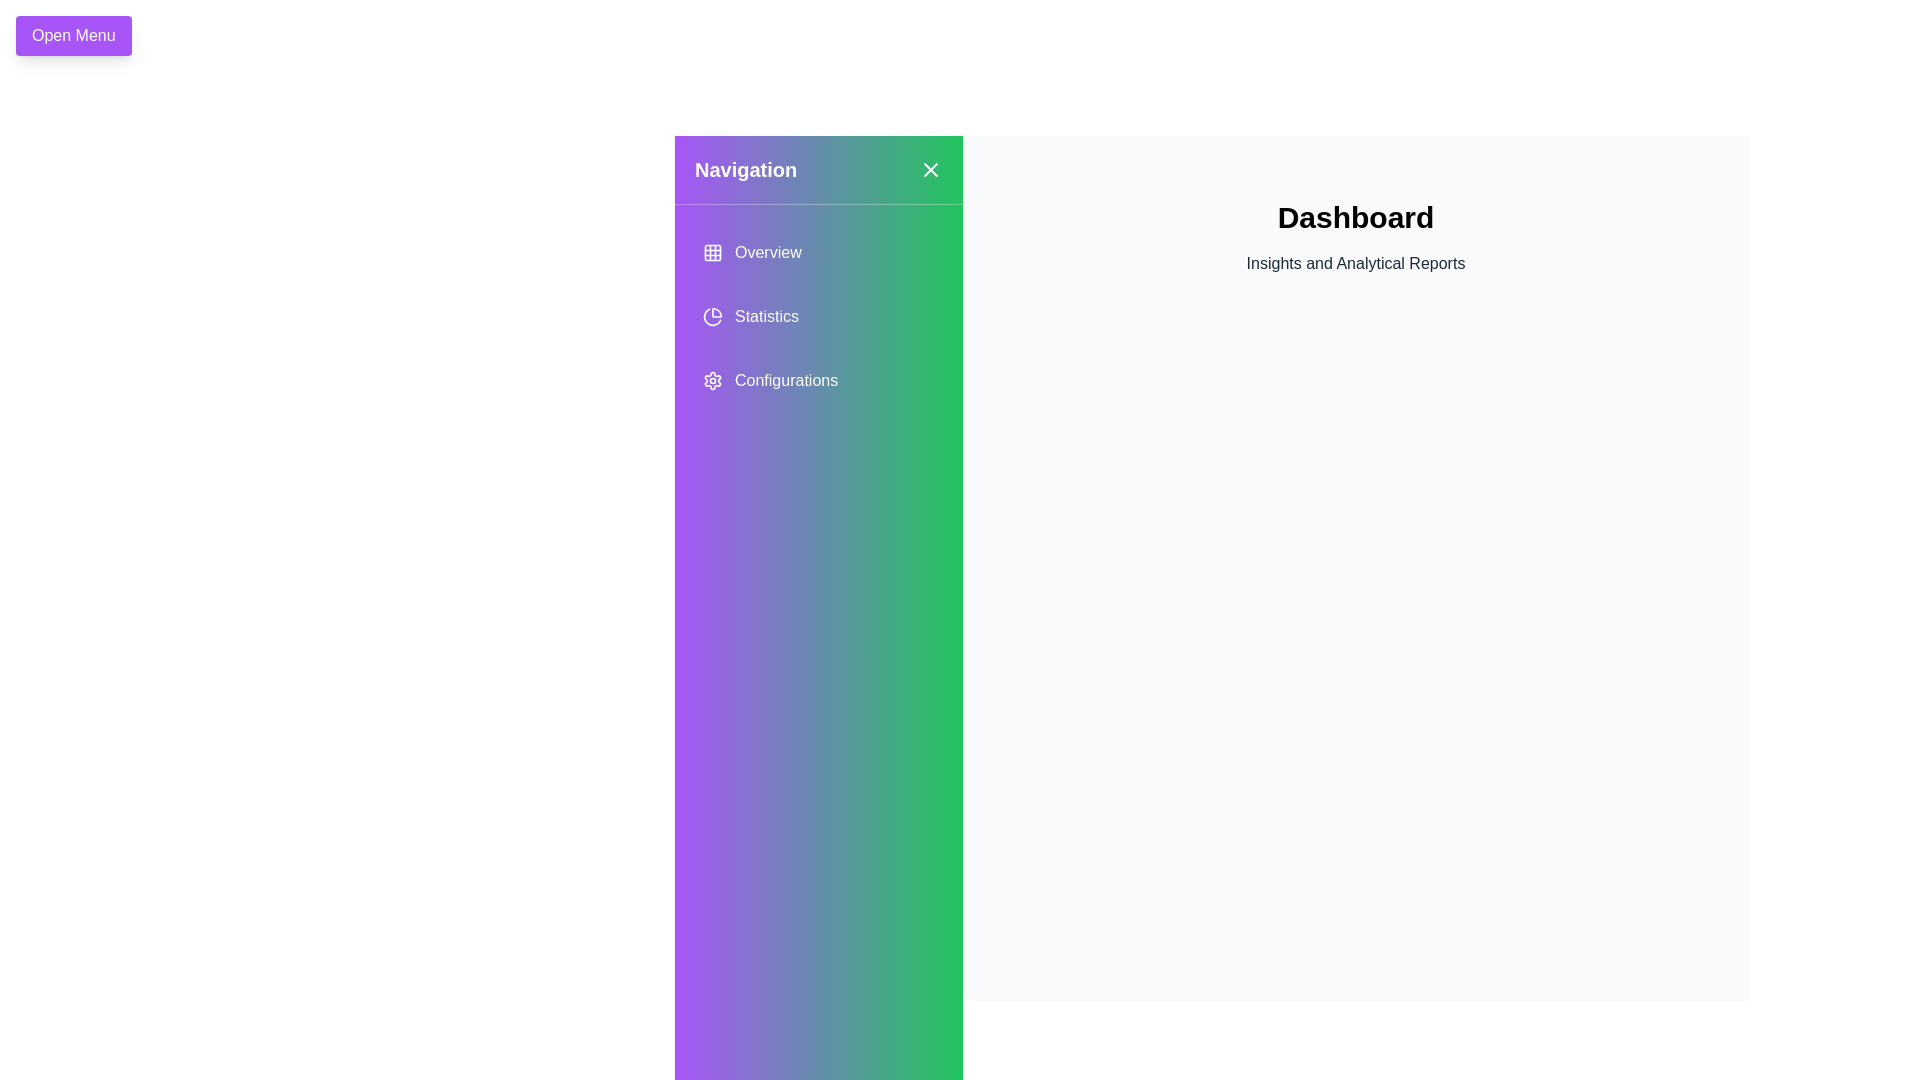  I want to click on the 'Open Menu' button to open the navigation drawer, so click(73, 35).